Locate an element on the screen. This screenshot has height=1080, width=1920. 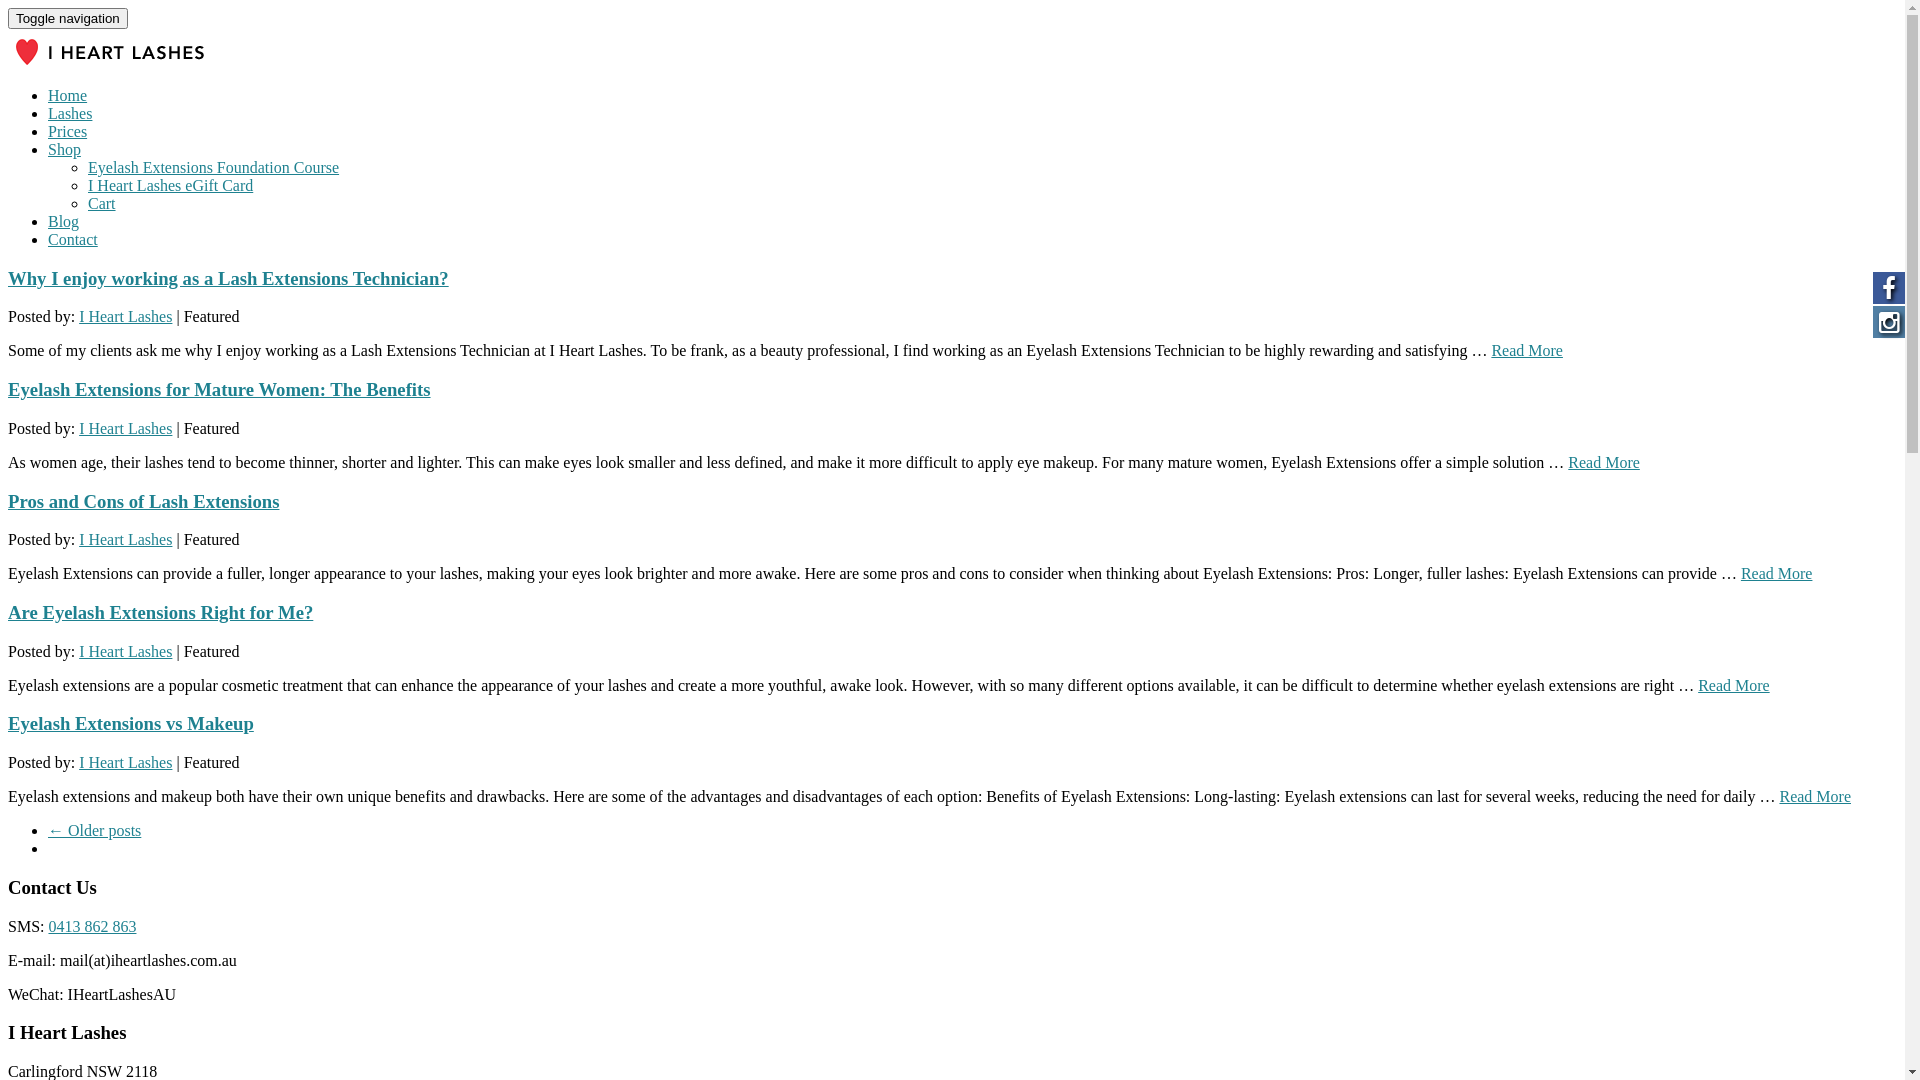
'Eyelash Extensions vs Makeup' is located at coordinates (129, 723).